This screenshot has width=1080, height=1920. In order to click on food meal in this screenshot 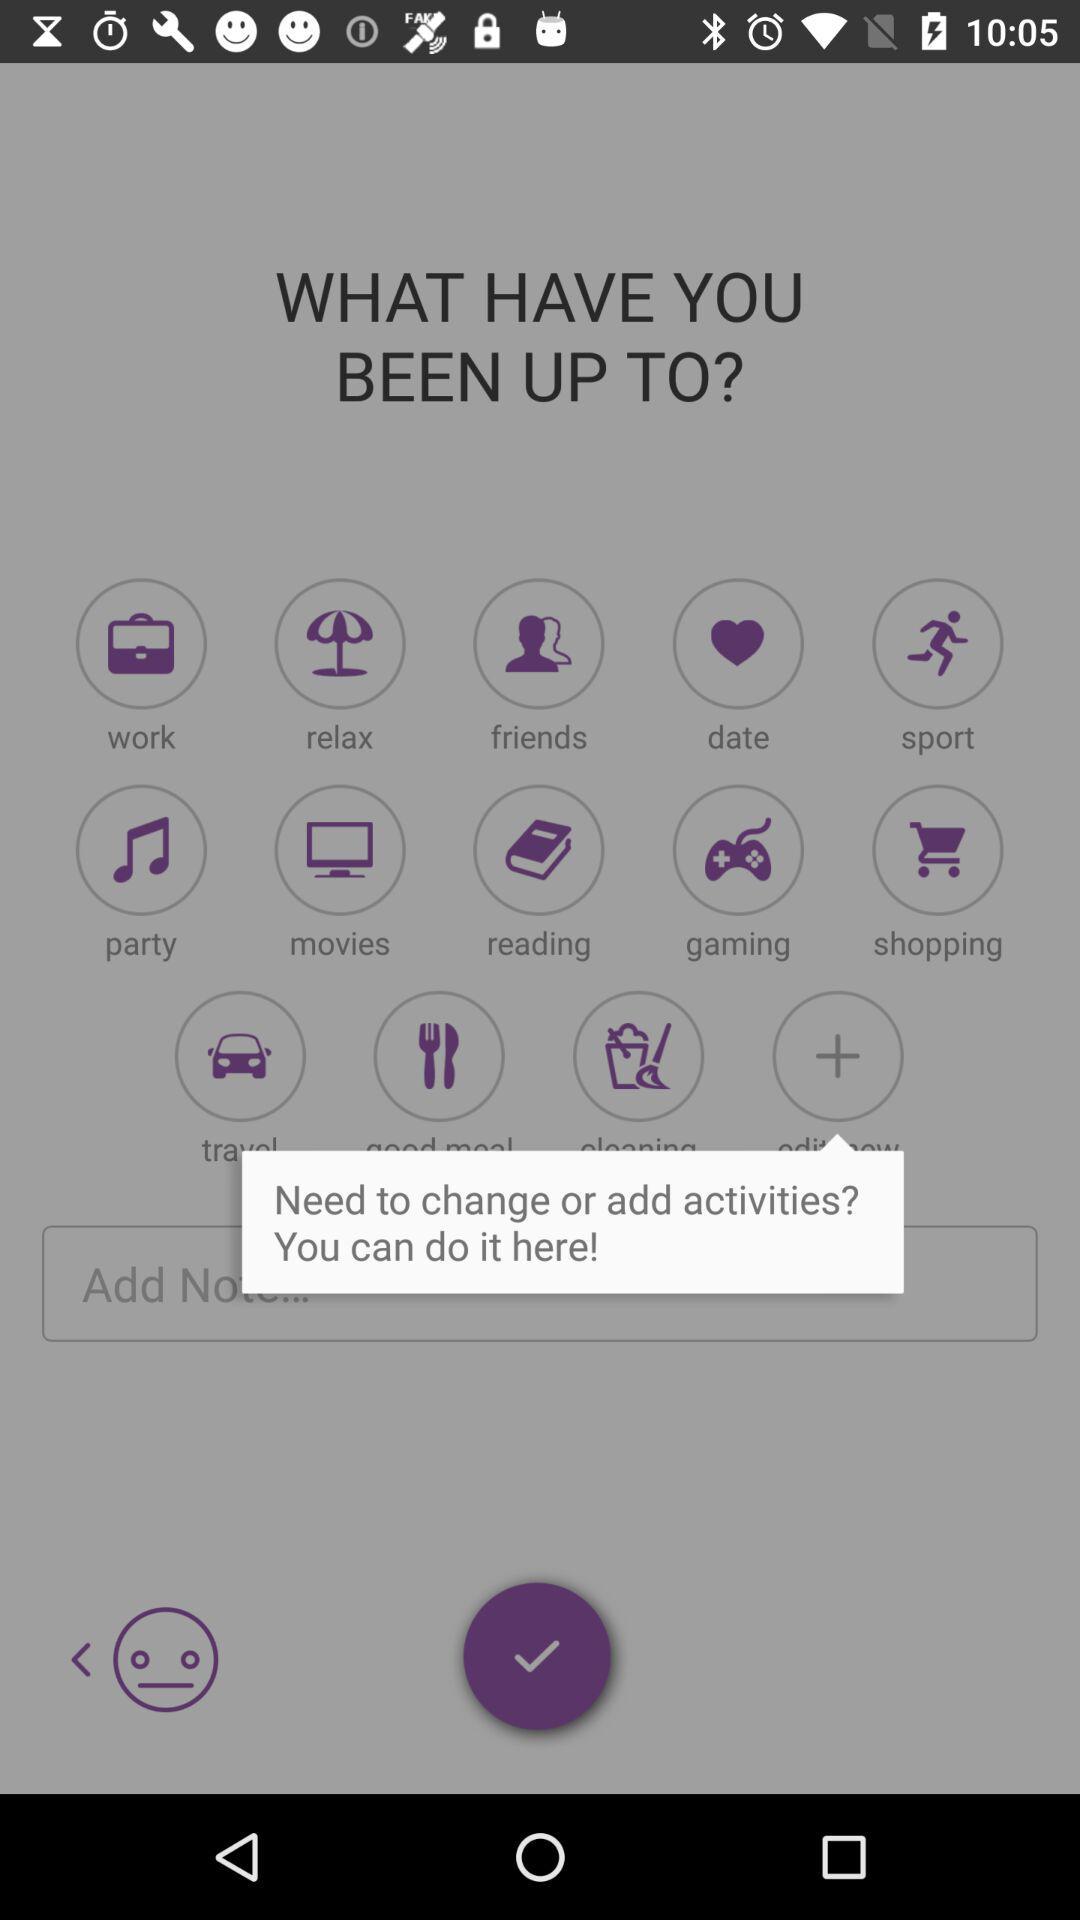, I will do `click(438, 1055)`.